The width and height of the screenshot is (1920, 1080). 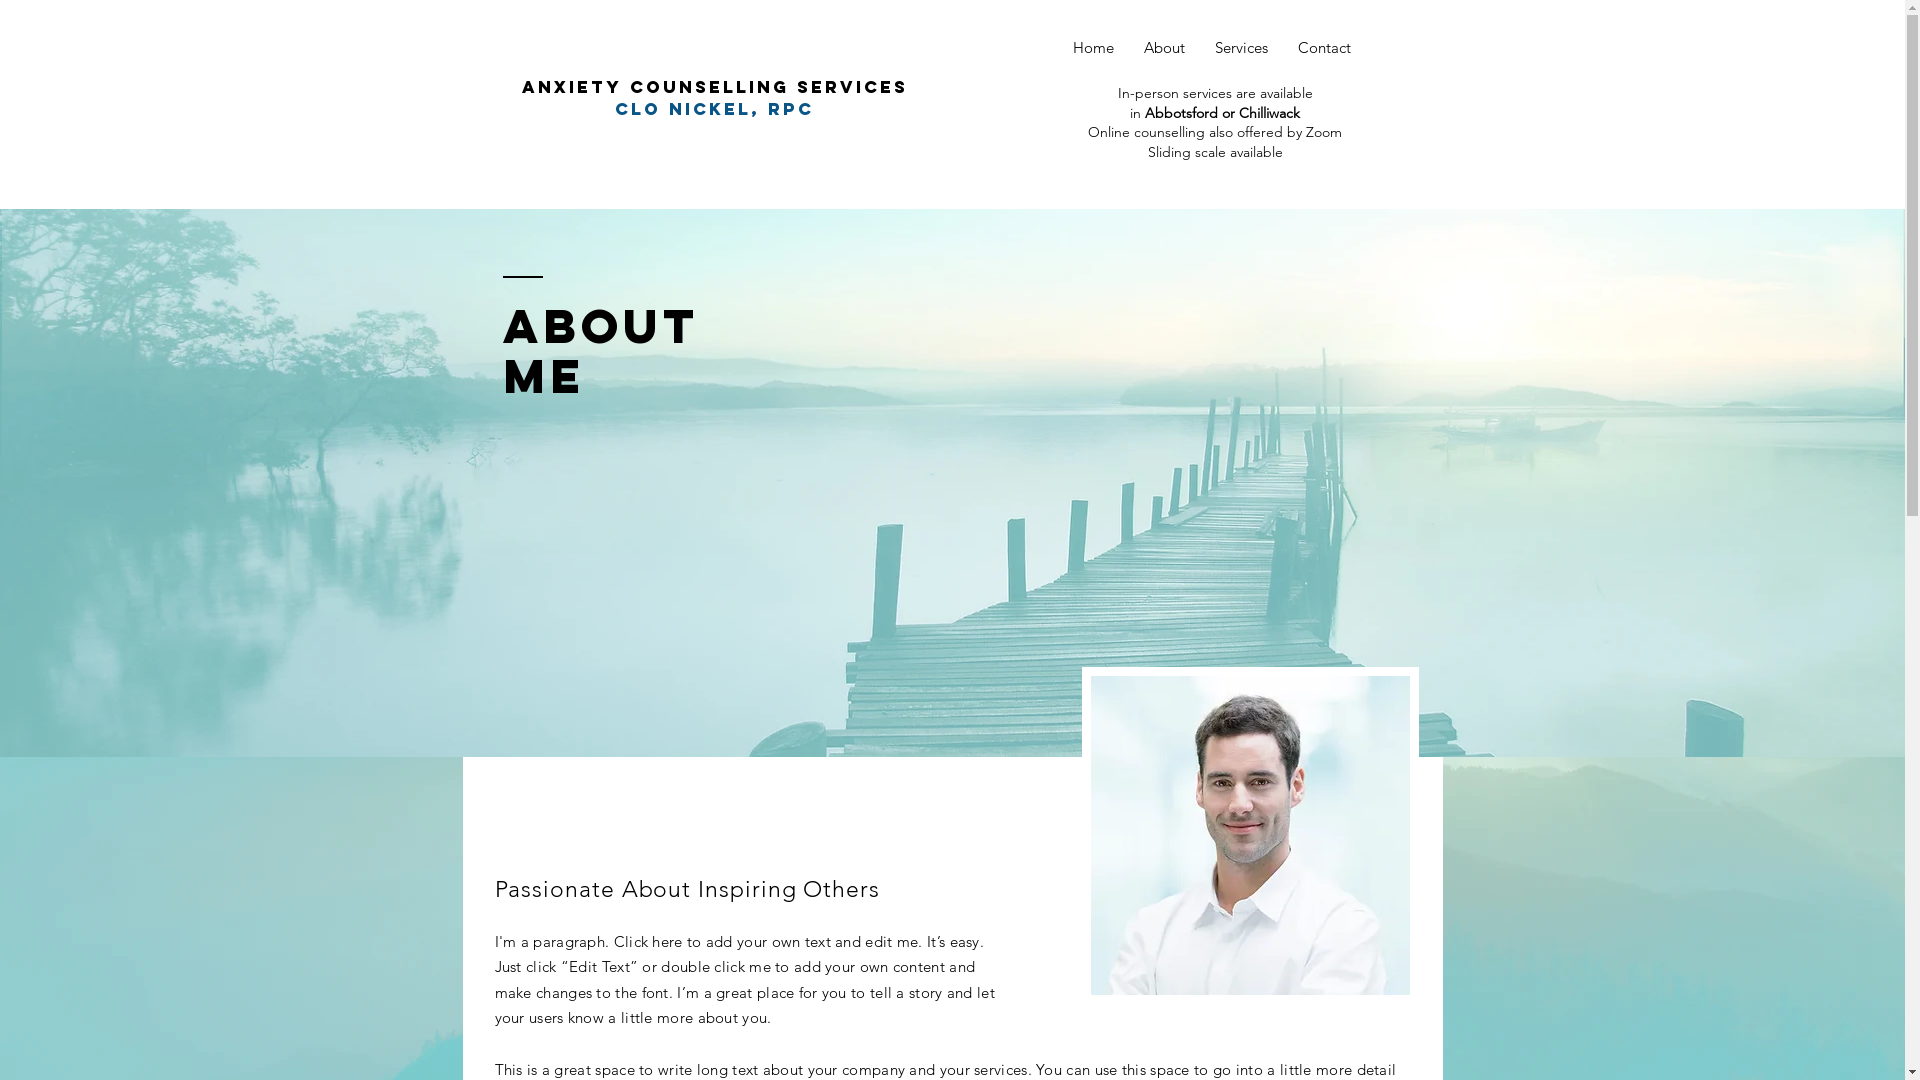 I want to click on 'Contact', so click(x=1323, y=46).